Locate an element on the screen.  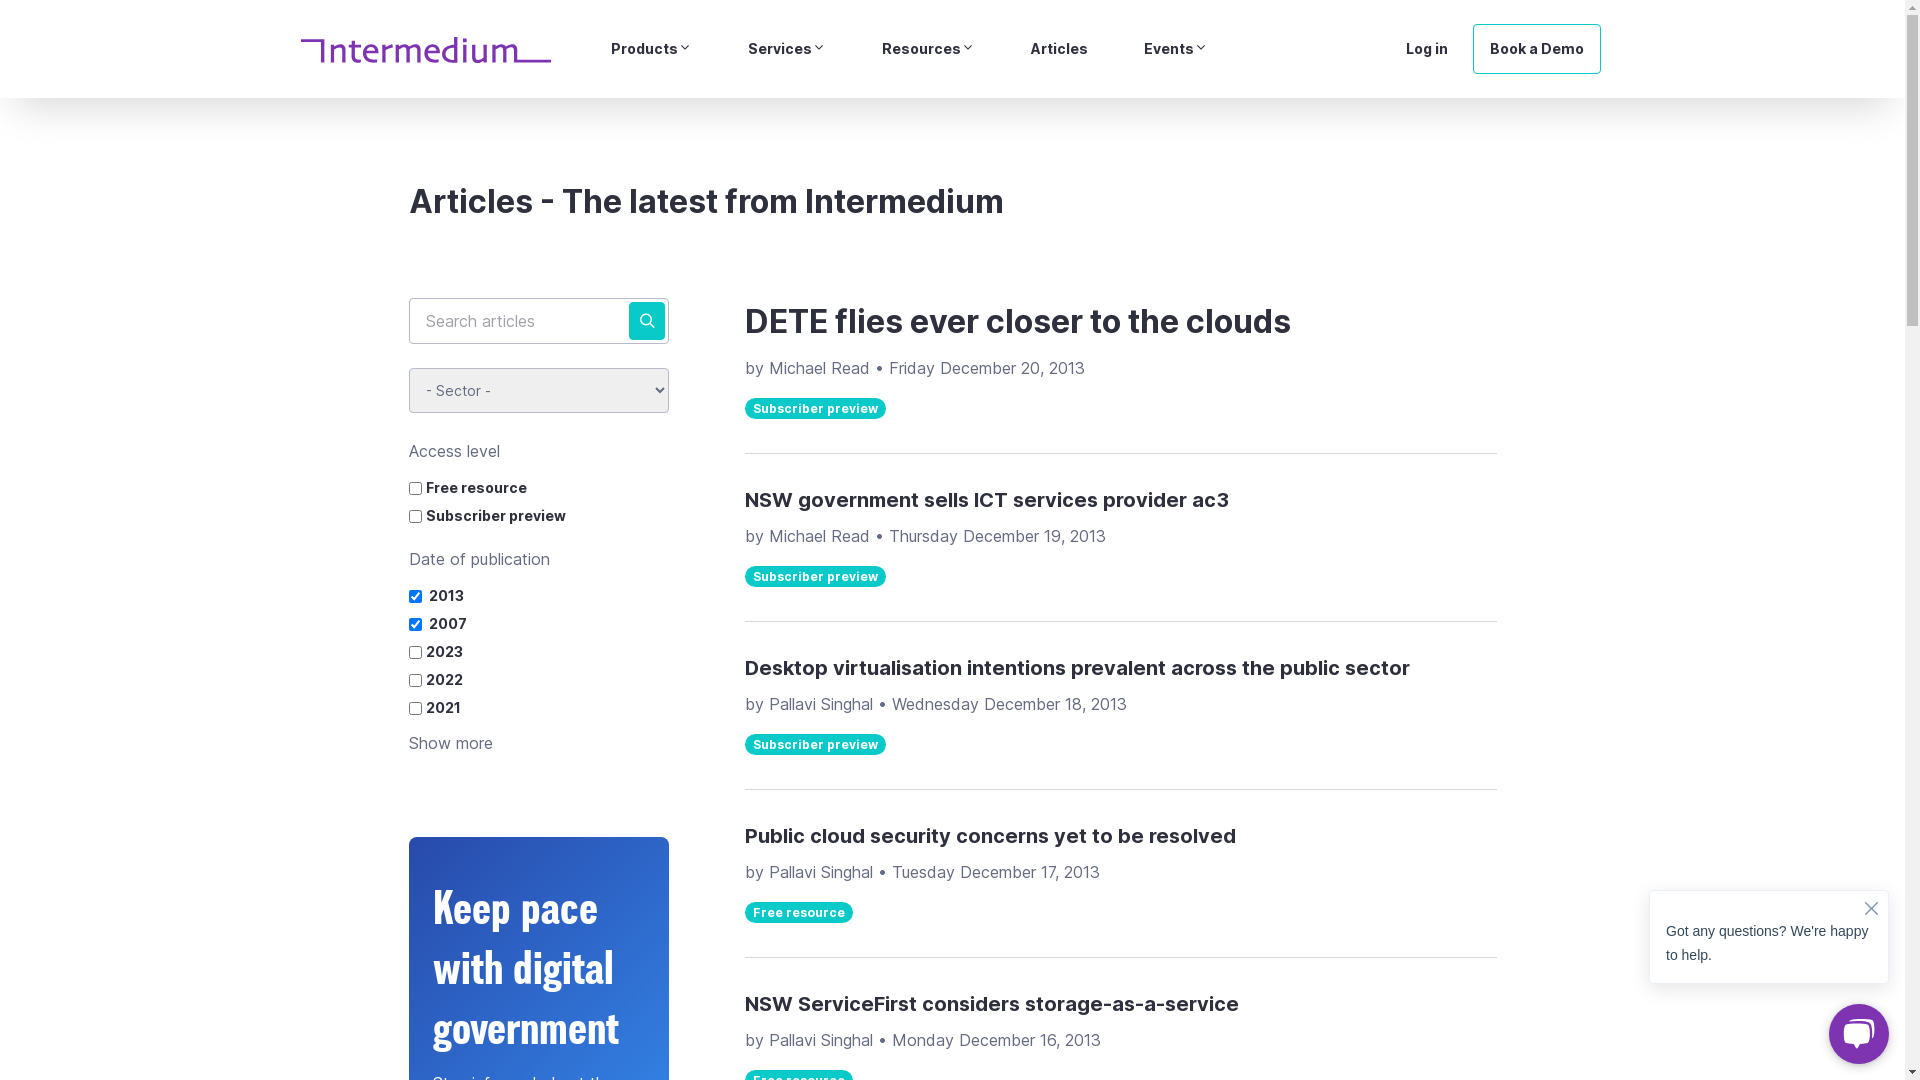
'Show more' is located at coordinates (449, 743).